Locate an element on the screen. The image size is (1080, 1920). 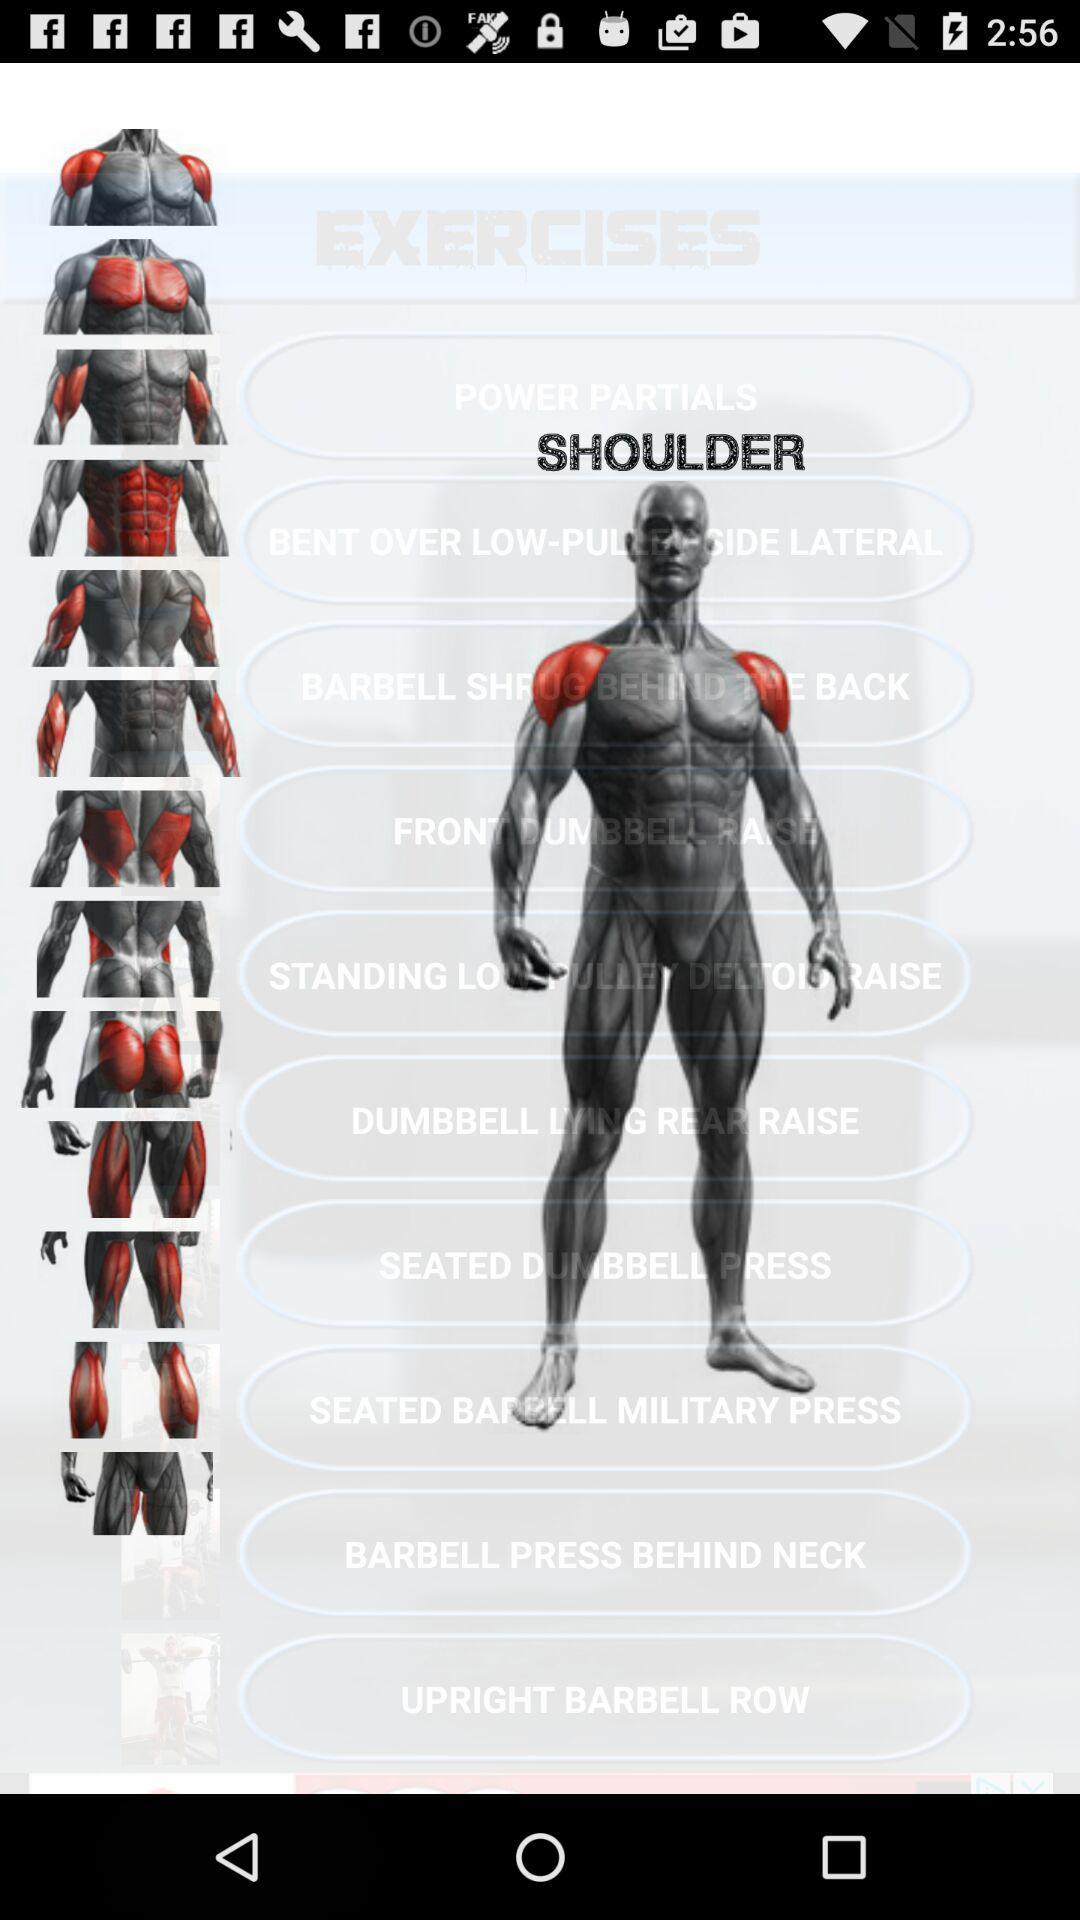
the fourth option is located at coordinates (131, 501).